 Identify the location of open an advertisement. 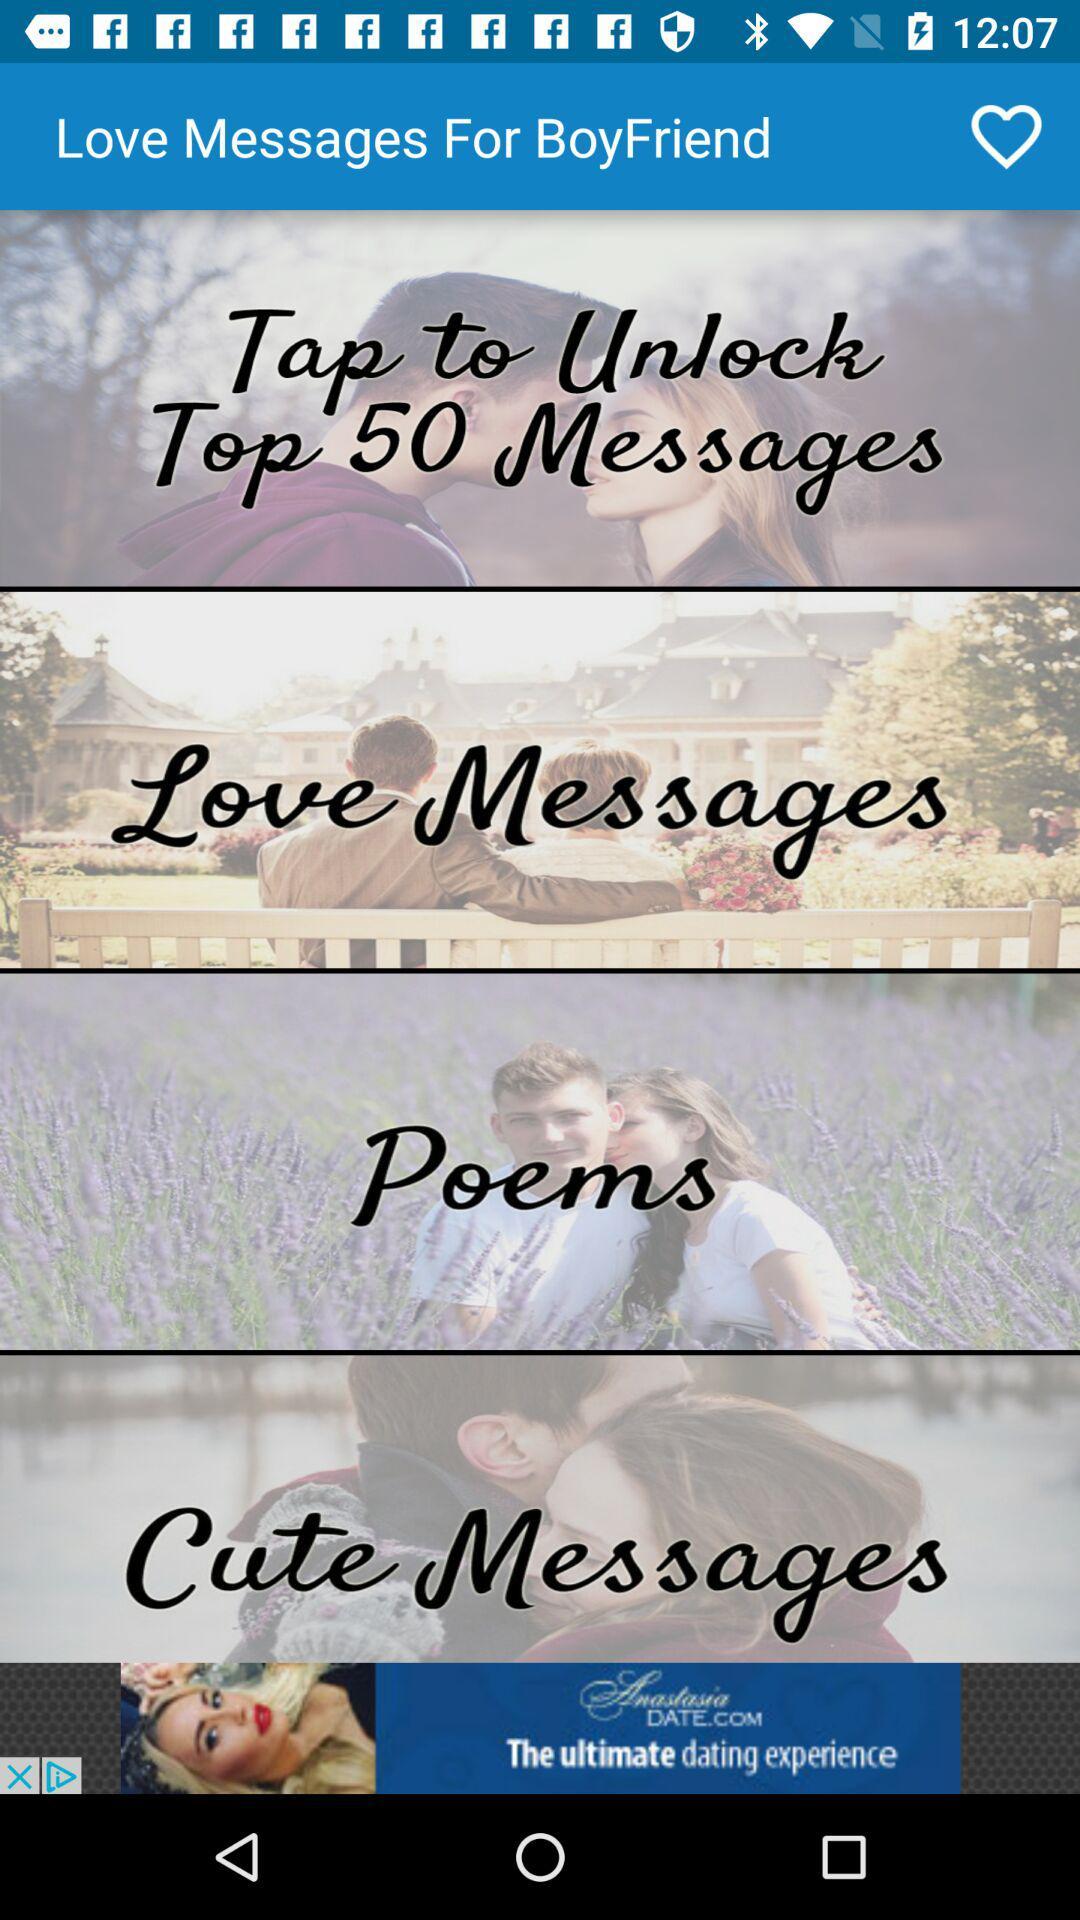
(540, 1727).